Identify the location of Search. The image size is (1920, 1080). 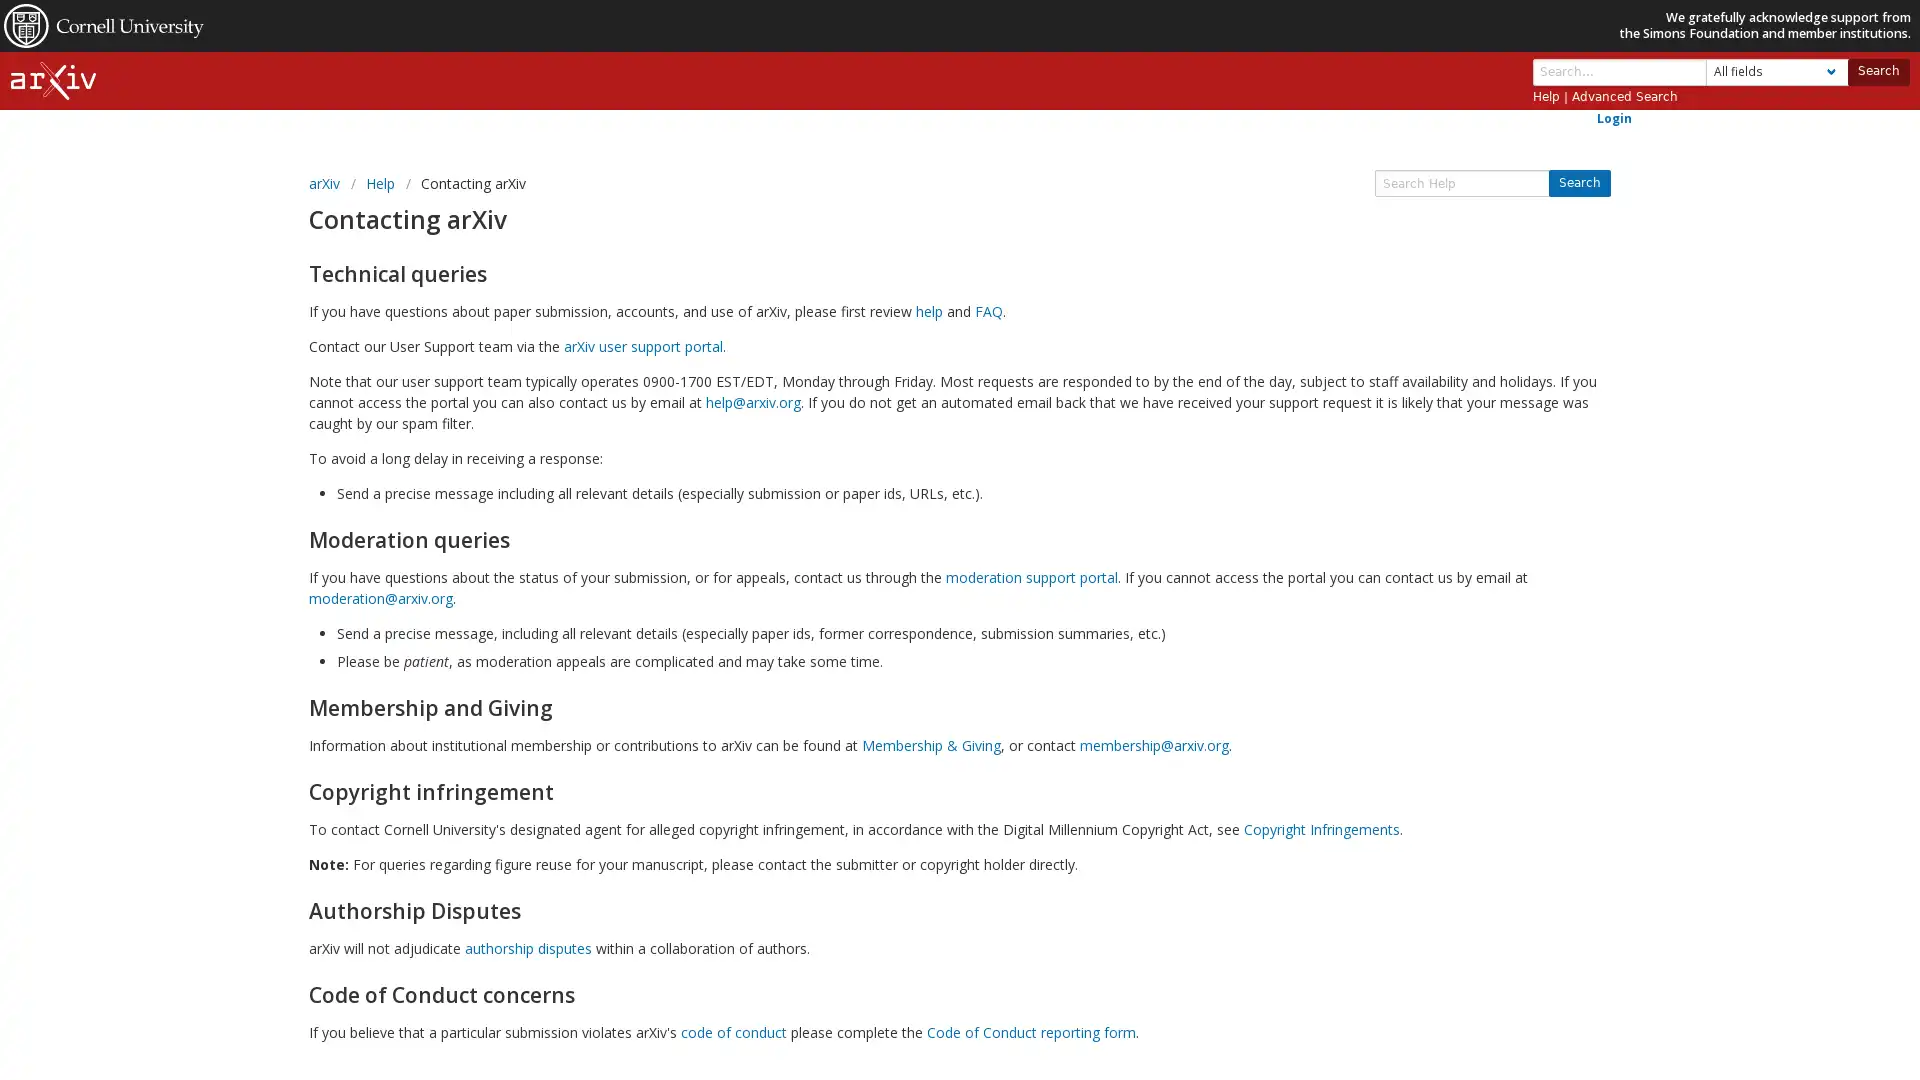
(1578, 183).